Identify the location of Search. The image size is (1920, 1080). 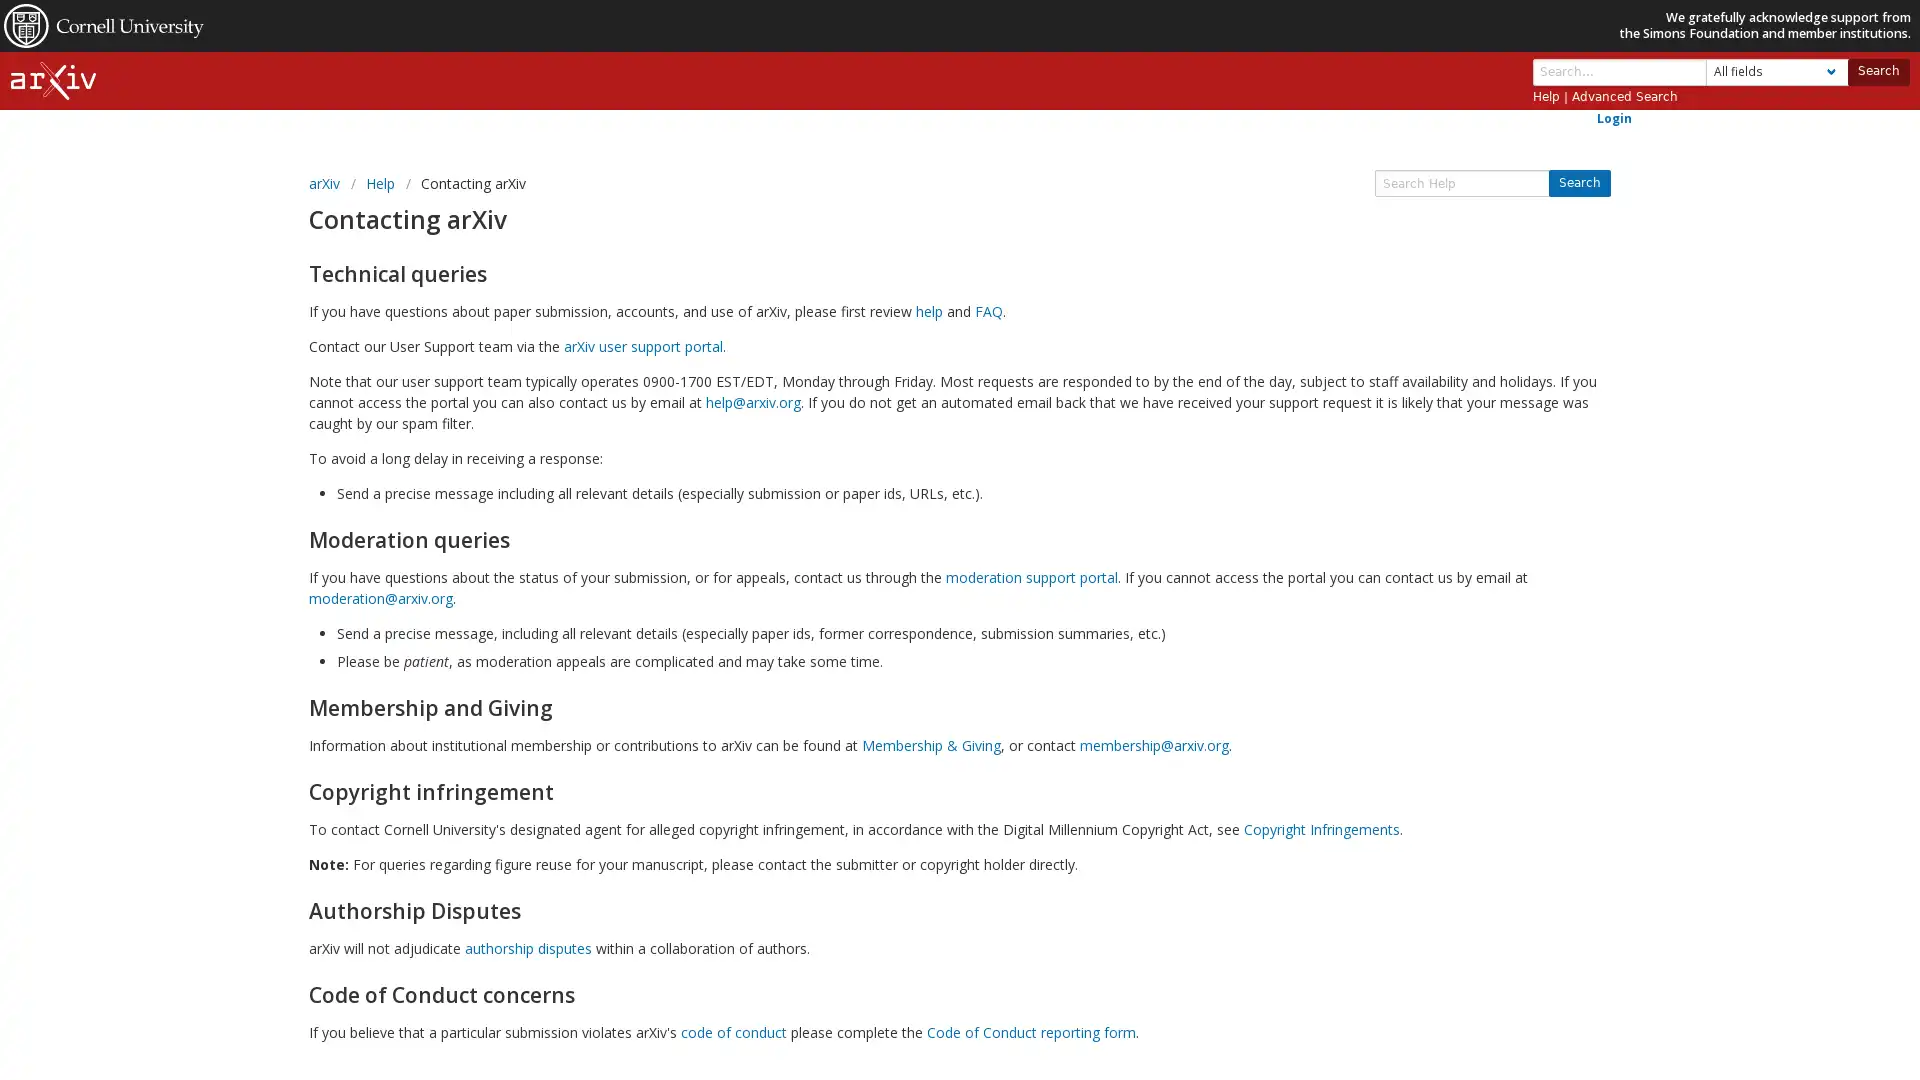
(1578, 183).